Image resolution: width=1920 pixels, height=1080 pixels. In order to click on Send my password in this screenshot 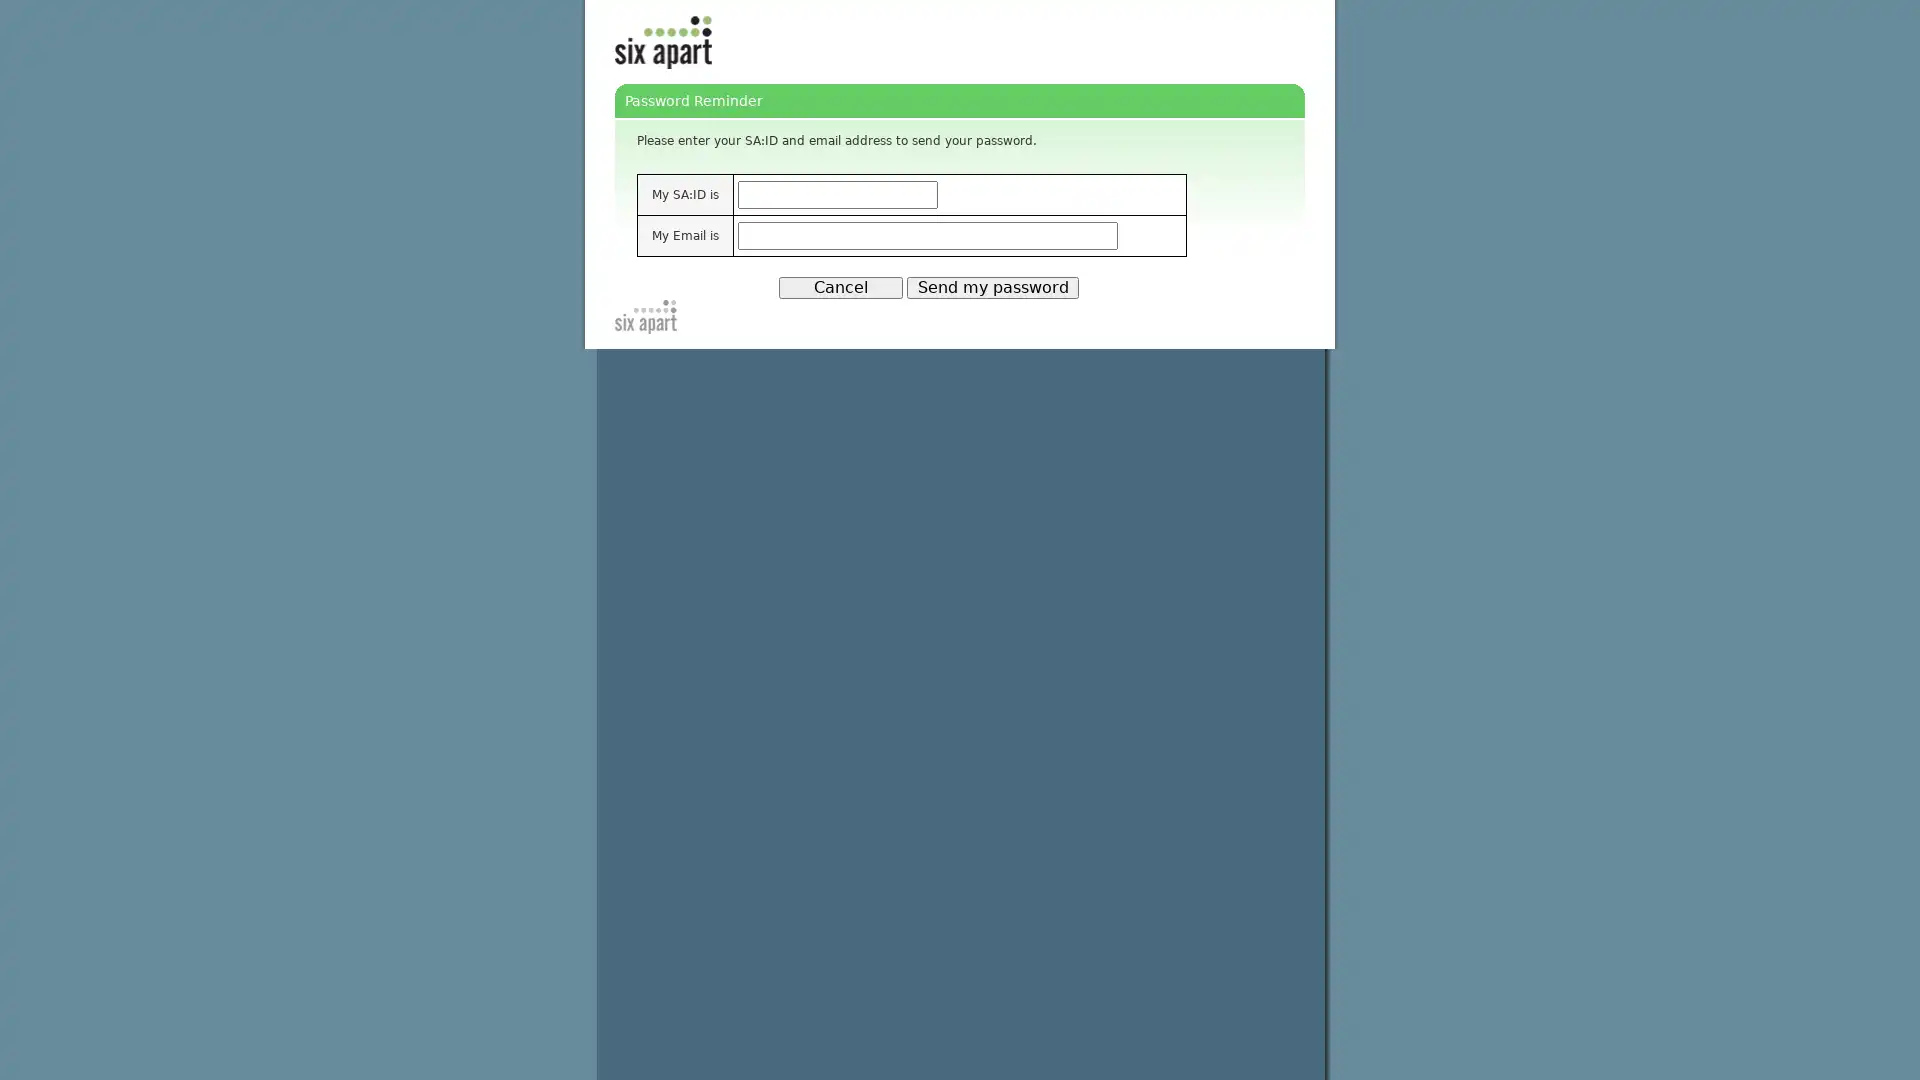, I will do `click(993, 288)`.